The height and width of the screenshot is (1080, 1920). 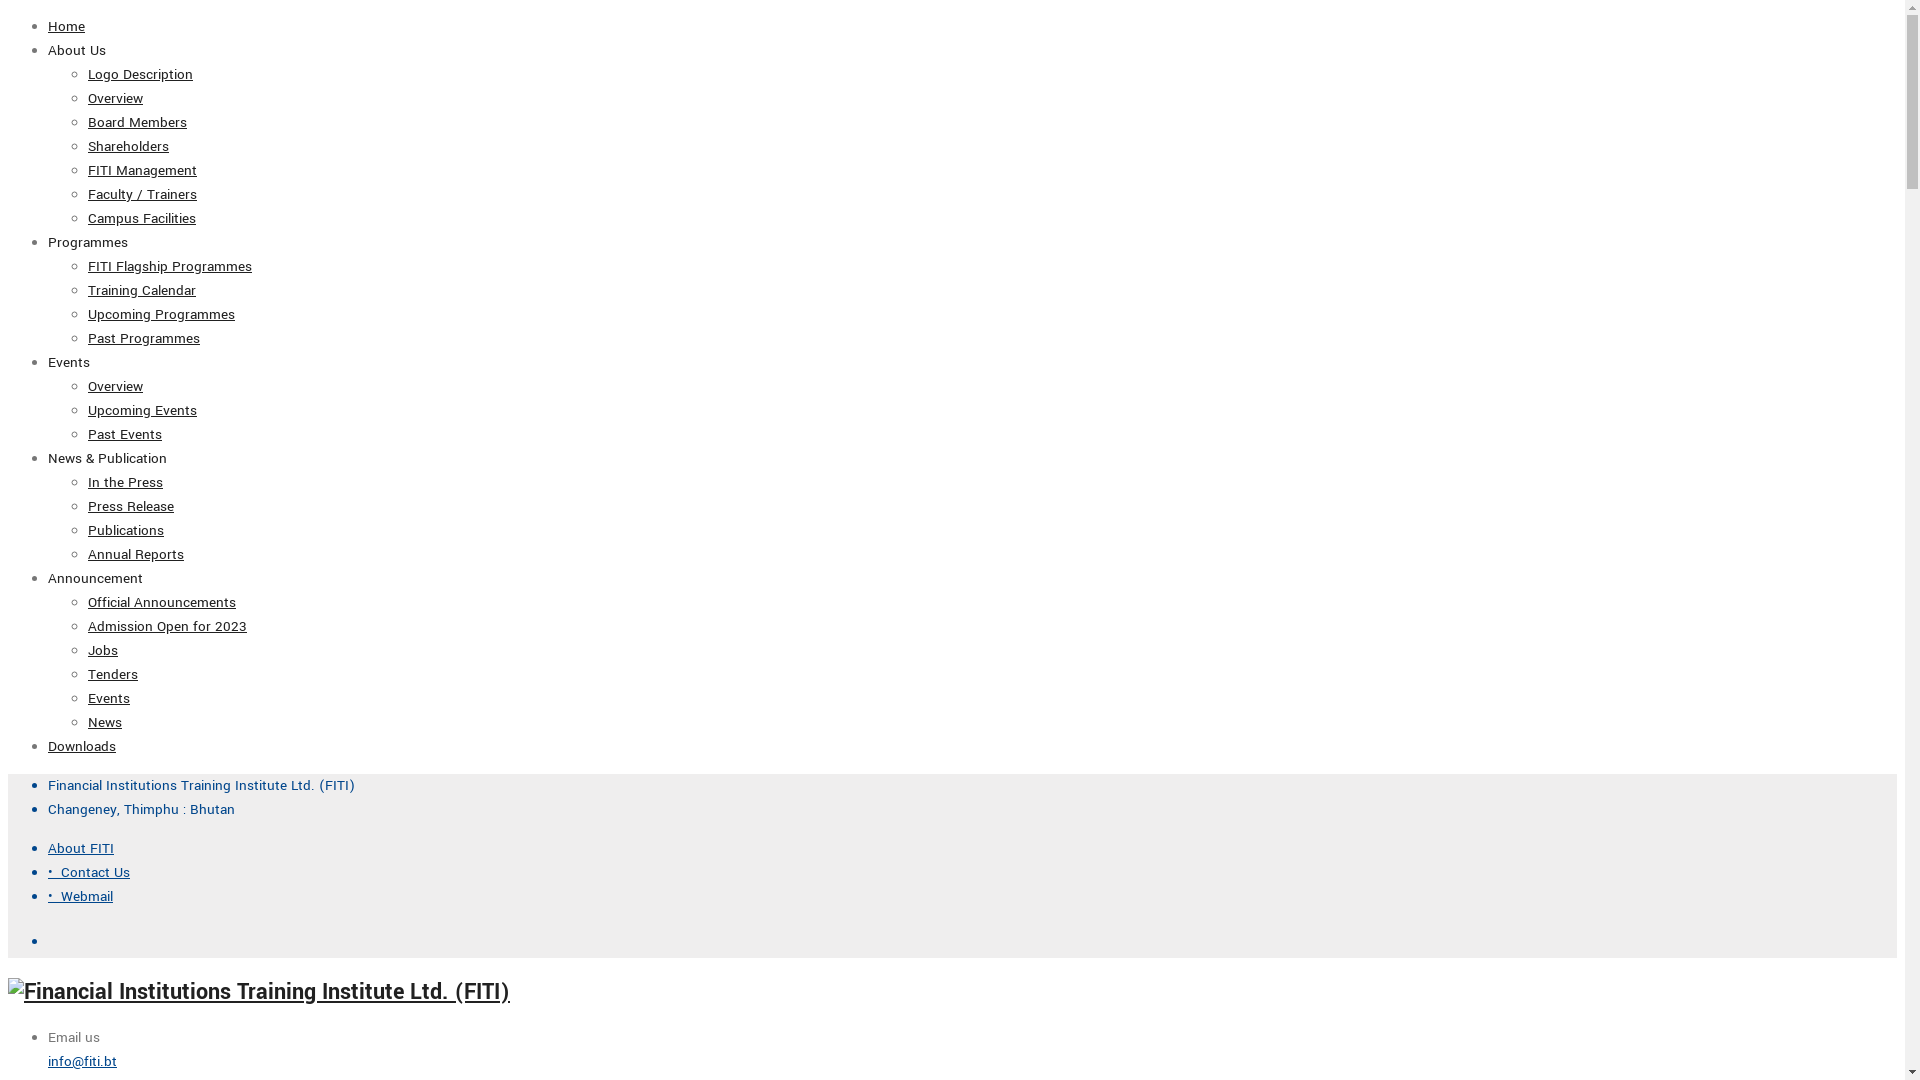 What do you see at coordinates (86, 122) in the screenshot?
I see `'Board Members'` at bounding box center [86, 122].